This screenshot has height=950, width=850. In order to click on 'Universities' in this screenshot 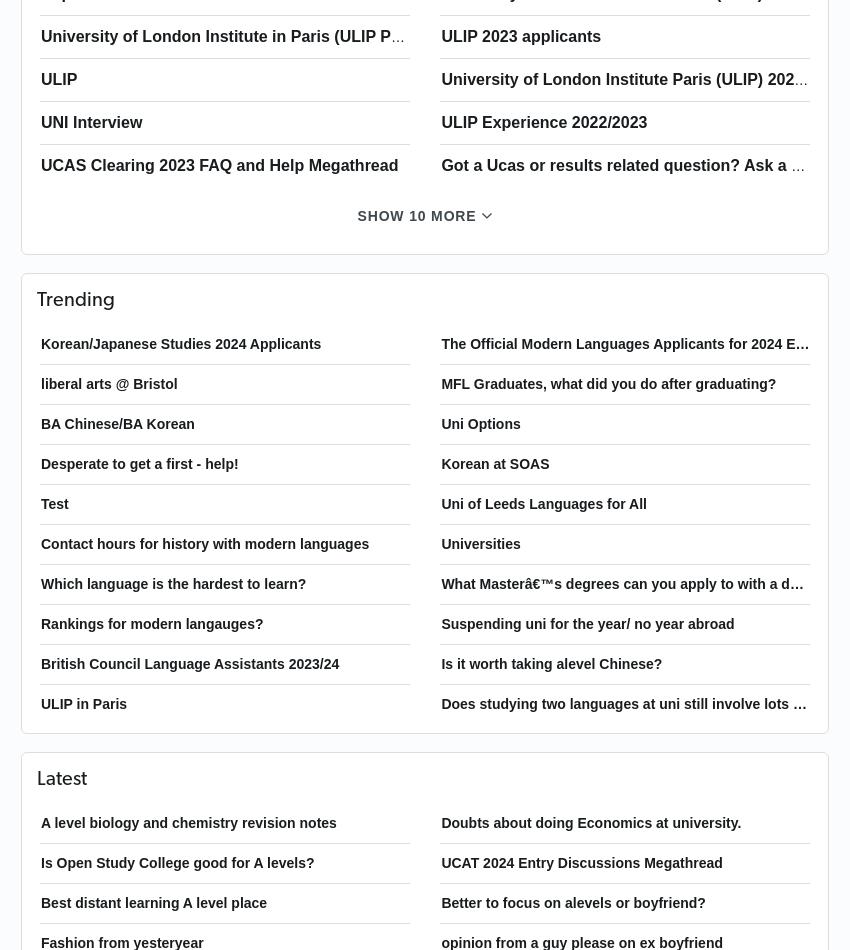, I will do `click(480, 543)`.